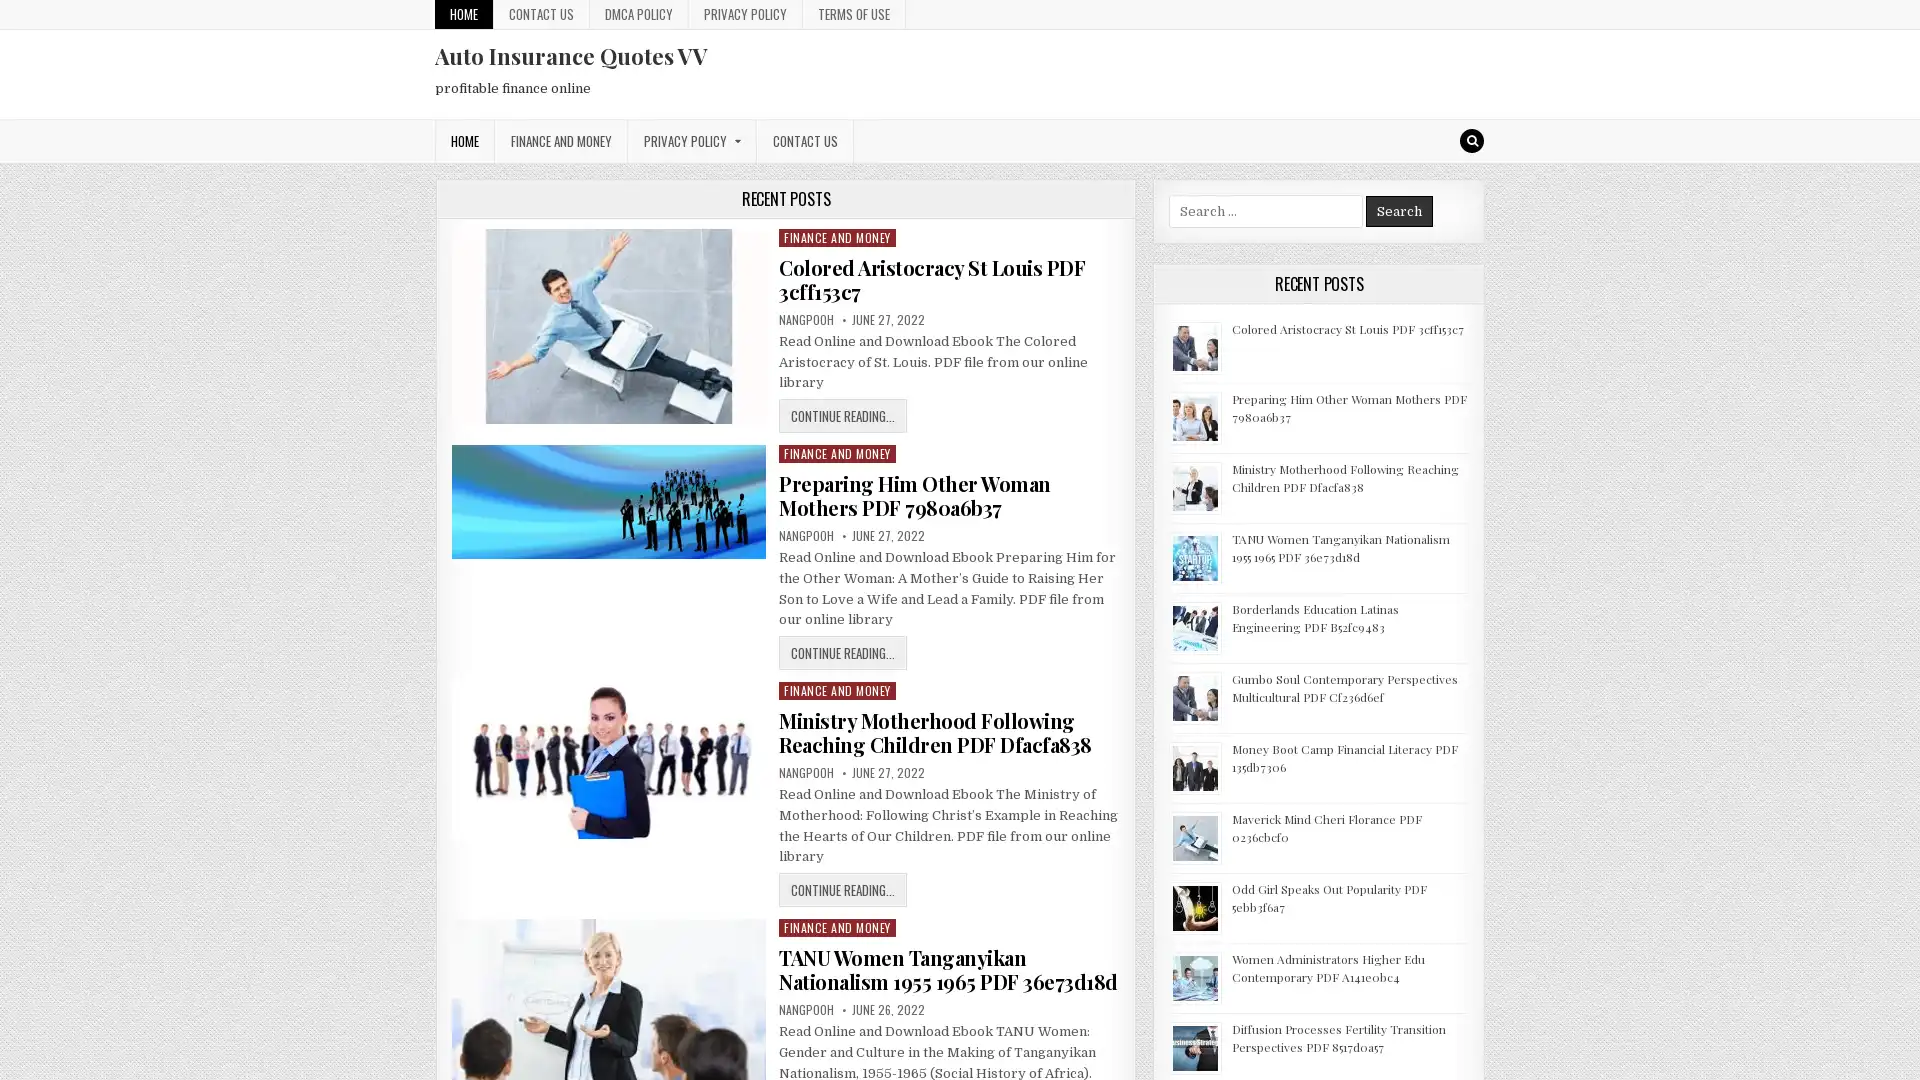  Describe the element at coordinates (1398, 211) in the screenshot. I see `Search` at that location.